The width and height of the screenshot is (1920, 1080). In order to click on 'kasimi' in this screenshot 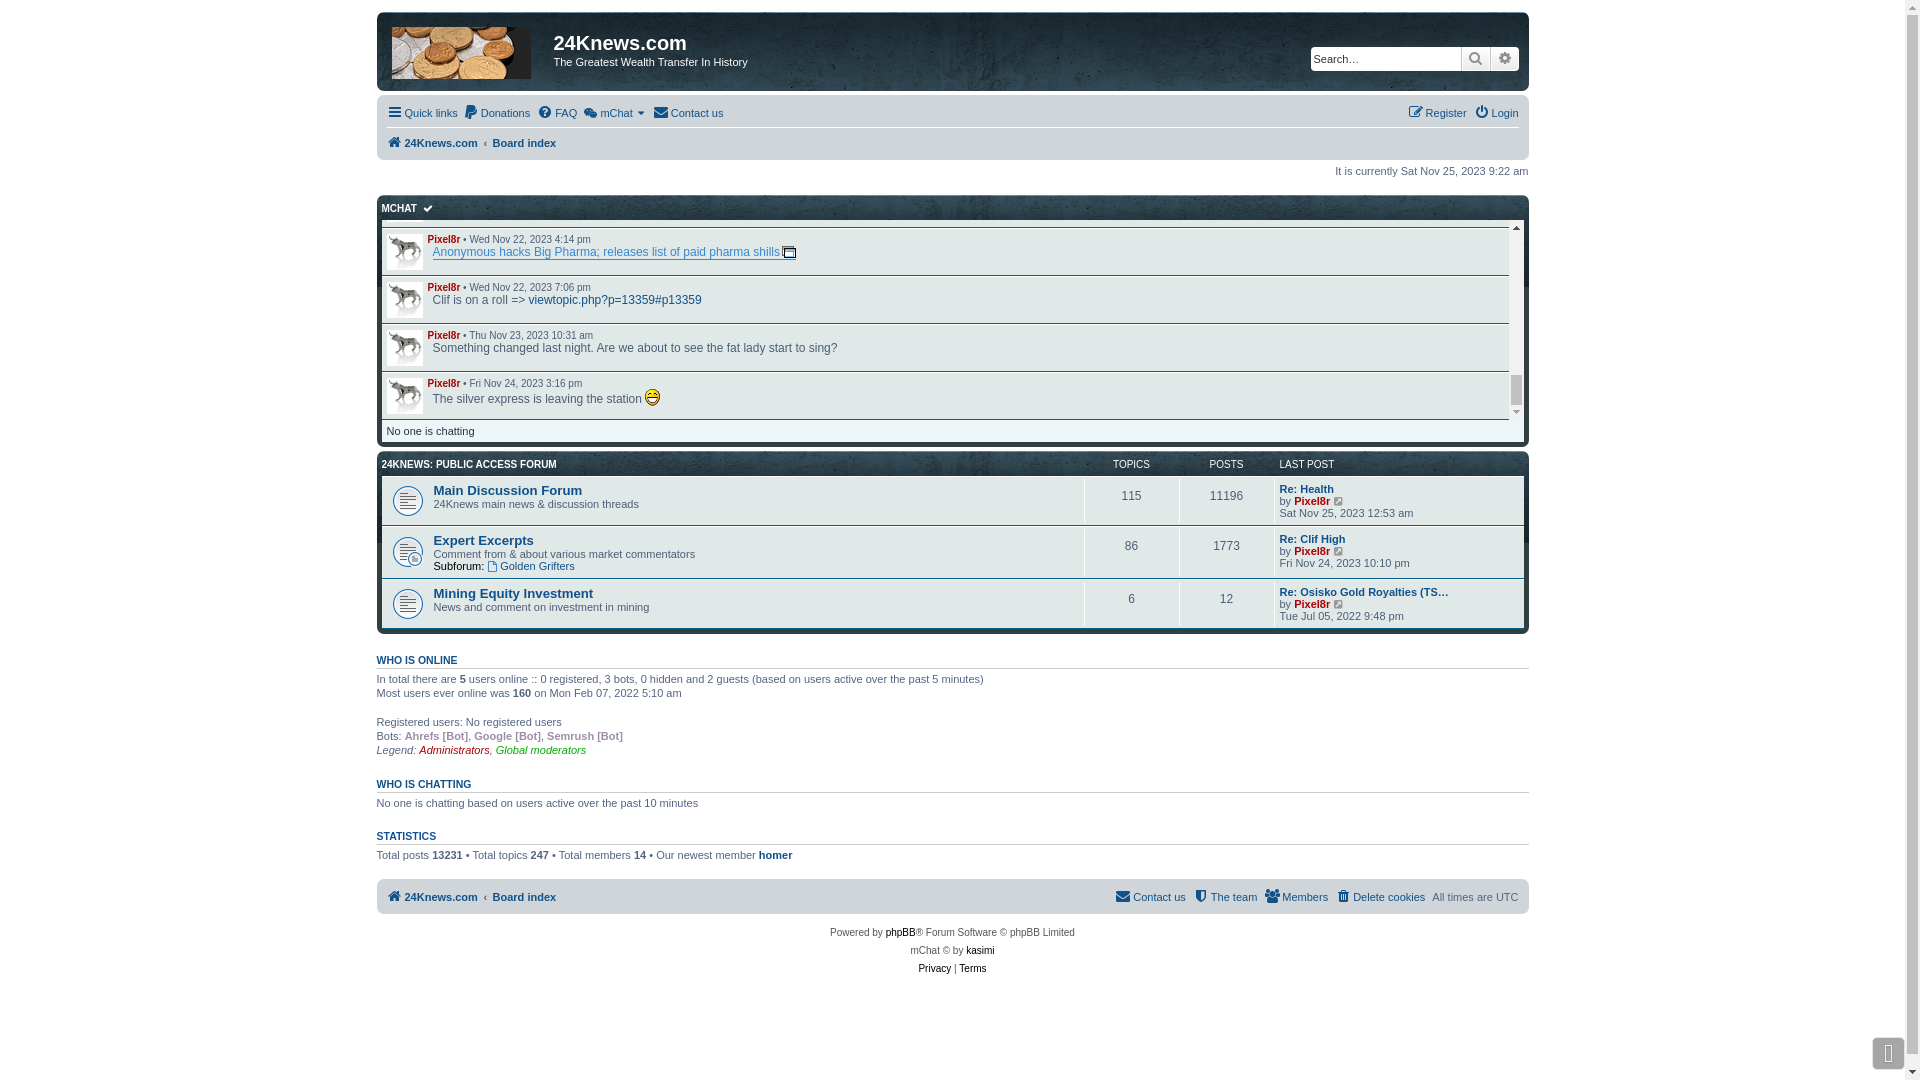, I will do `click(979, 950)`.